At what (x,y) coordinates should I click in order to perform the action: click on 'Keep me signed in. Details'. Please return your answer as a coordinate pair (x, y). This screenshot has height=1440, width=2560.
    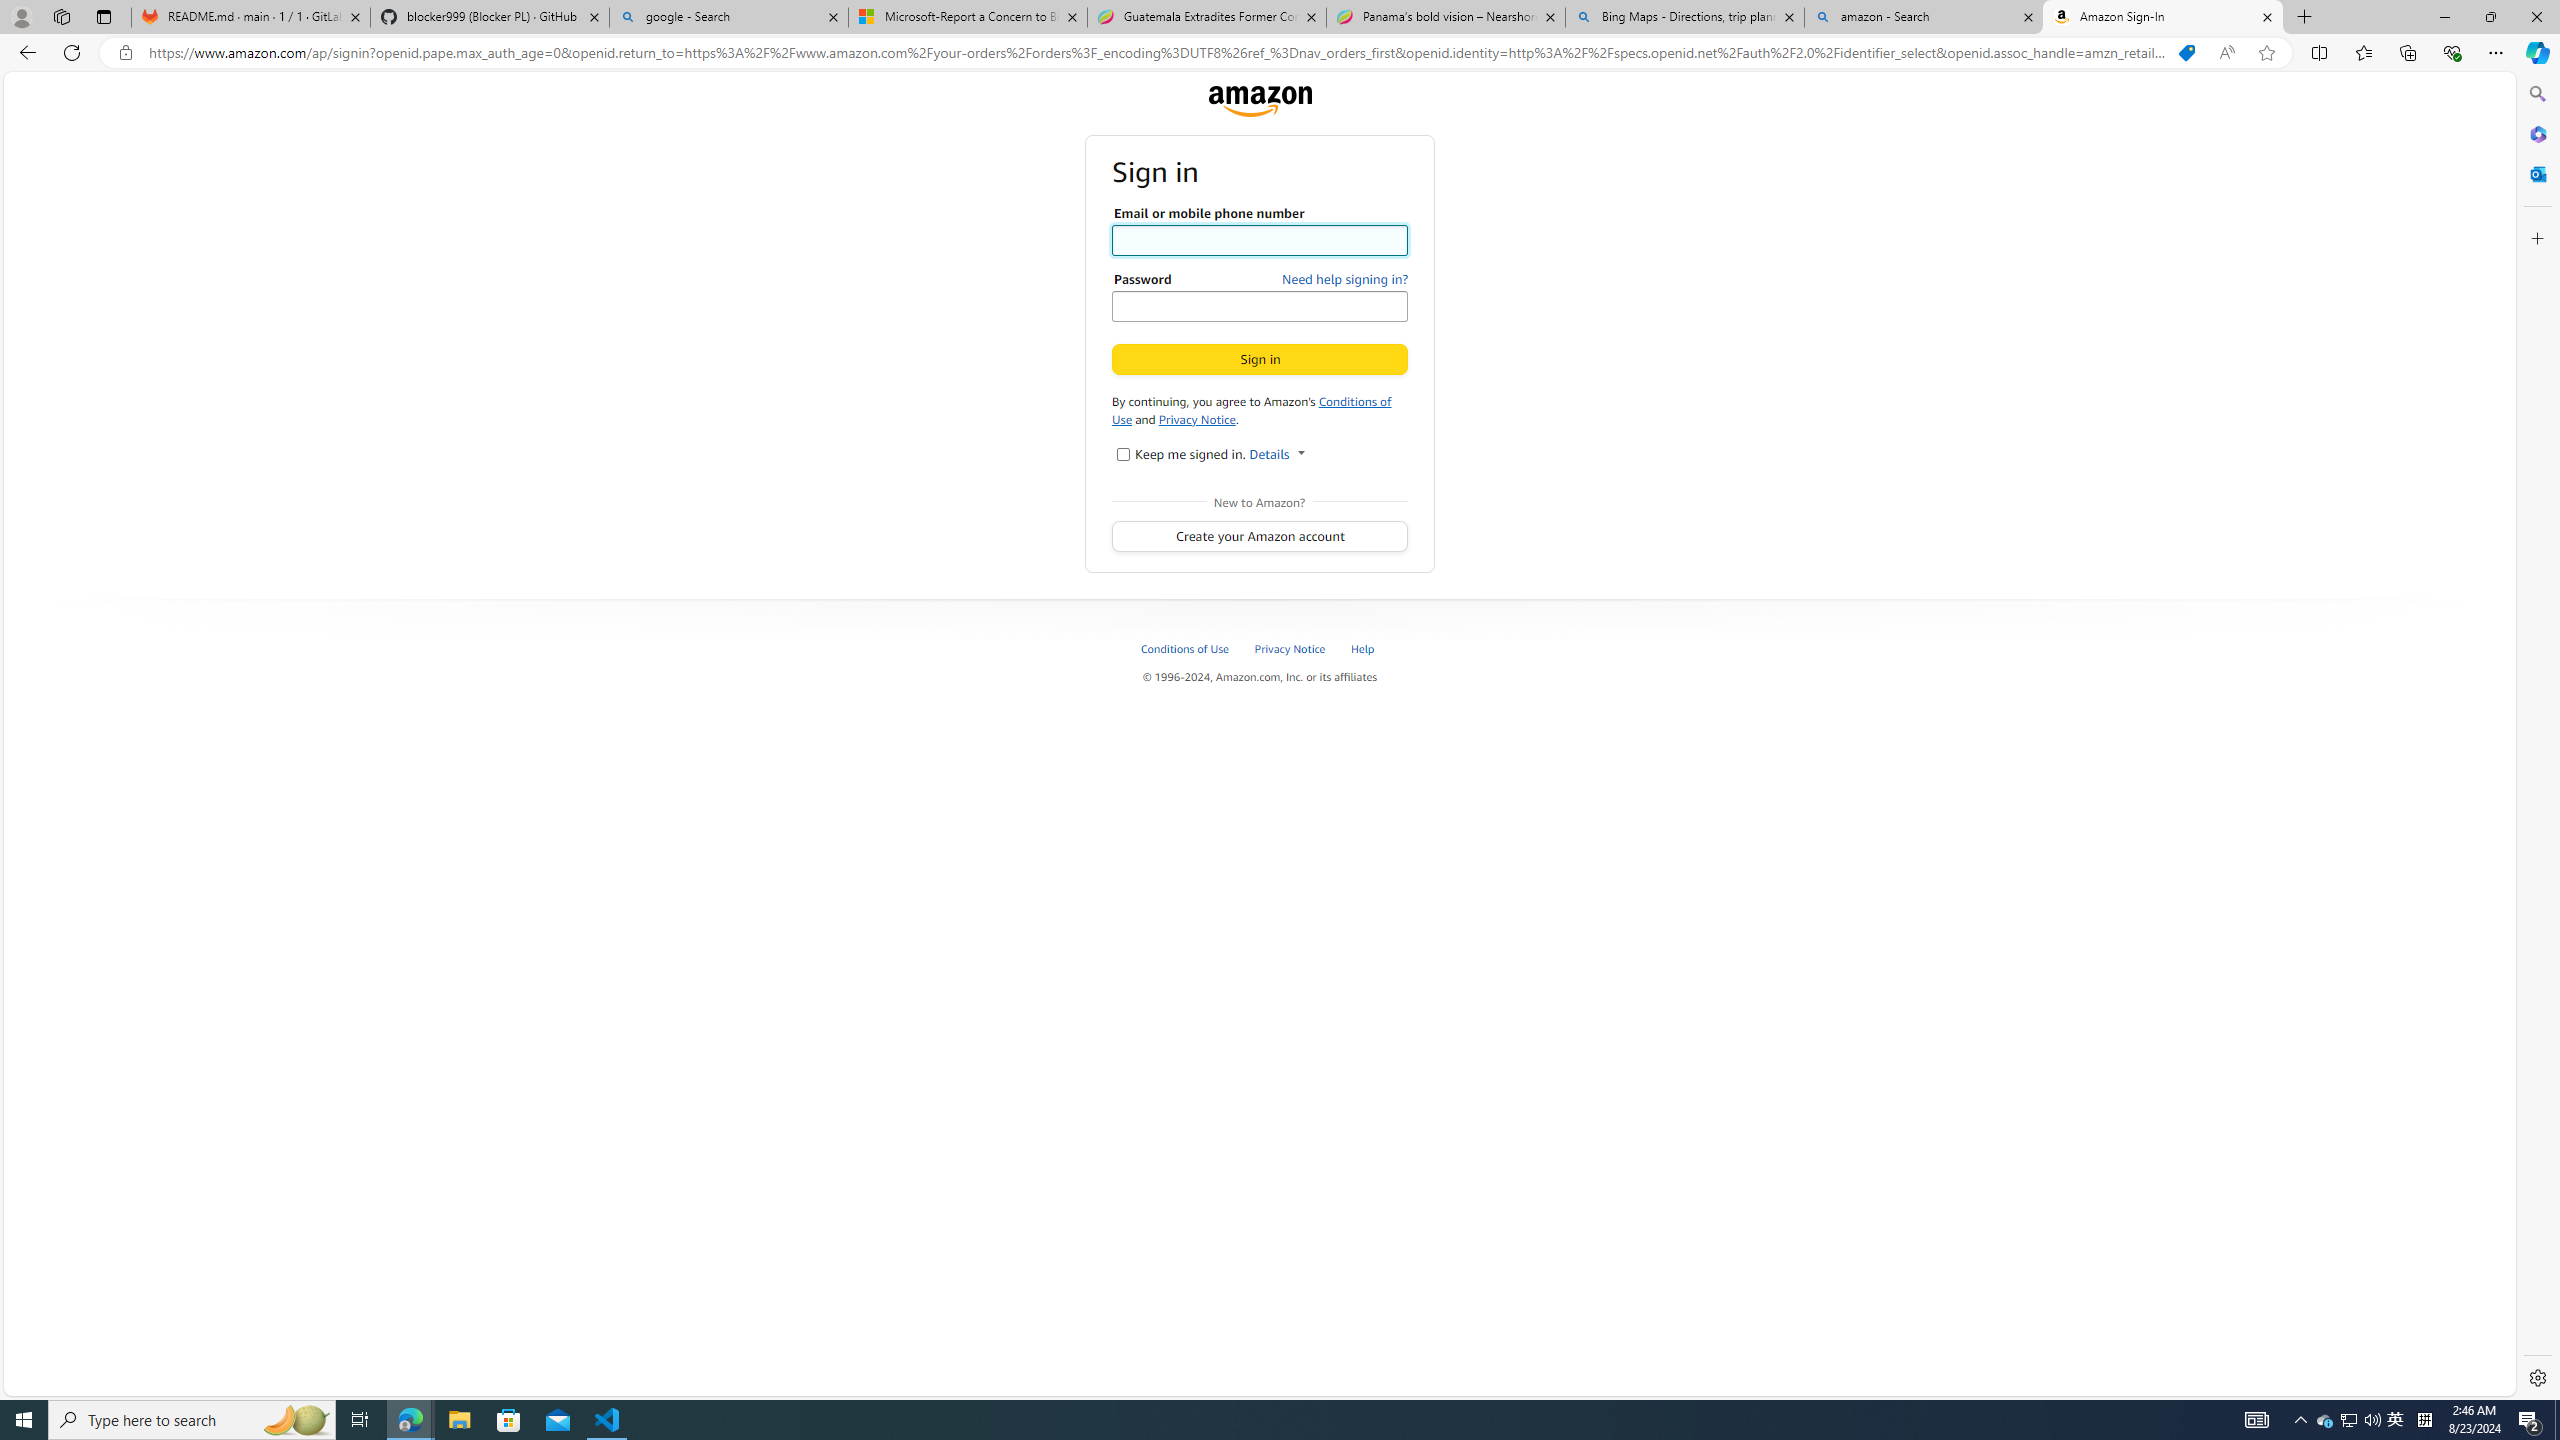
    Looking at the image, I should click on (1121, 452).